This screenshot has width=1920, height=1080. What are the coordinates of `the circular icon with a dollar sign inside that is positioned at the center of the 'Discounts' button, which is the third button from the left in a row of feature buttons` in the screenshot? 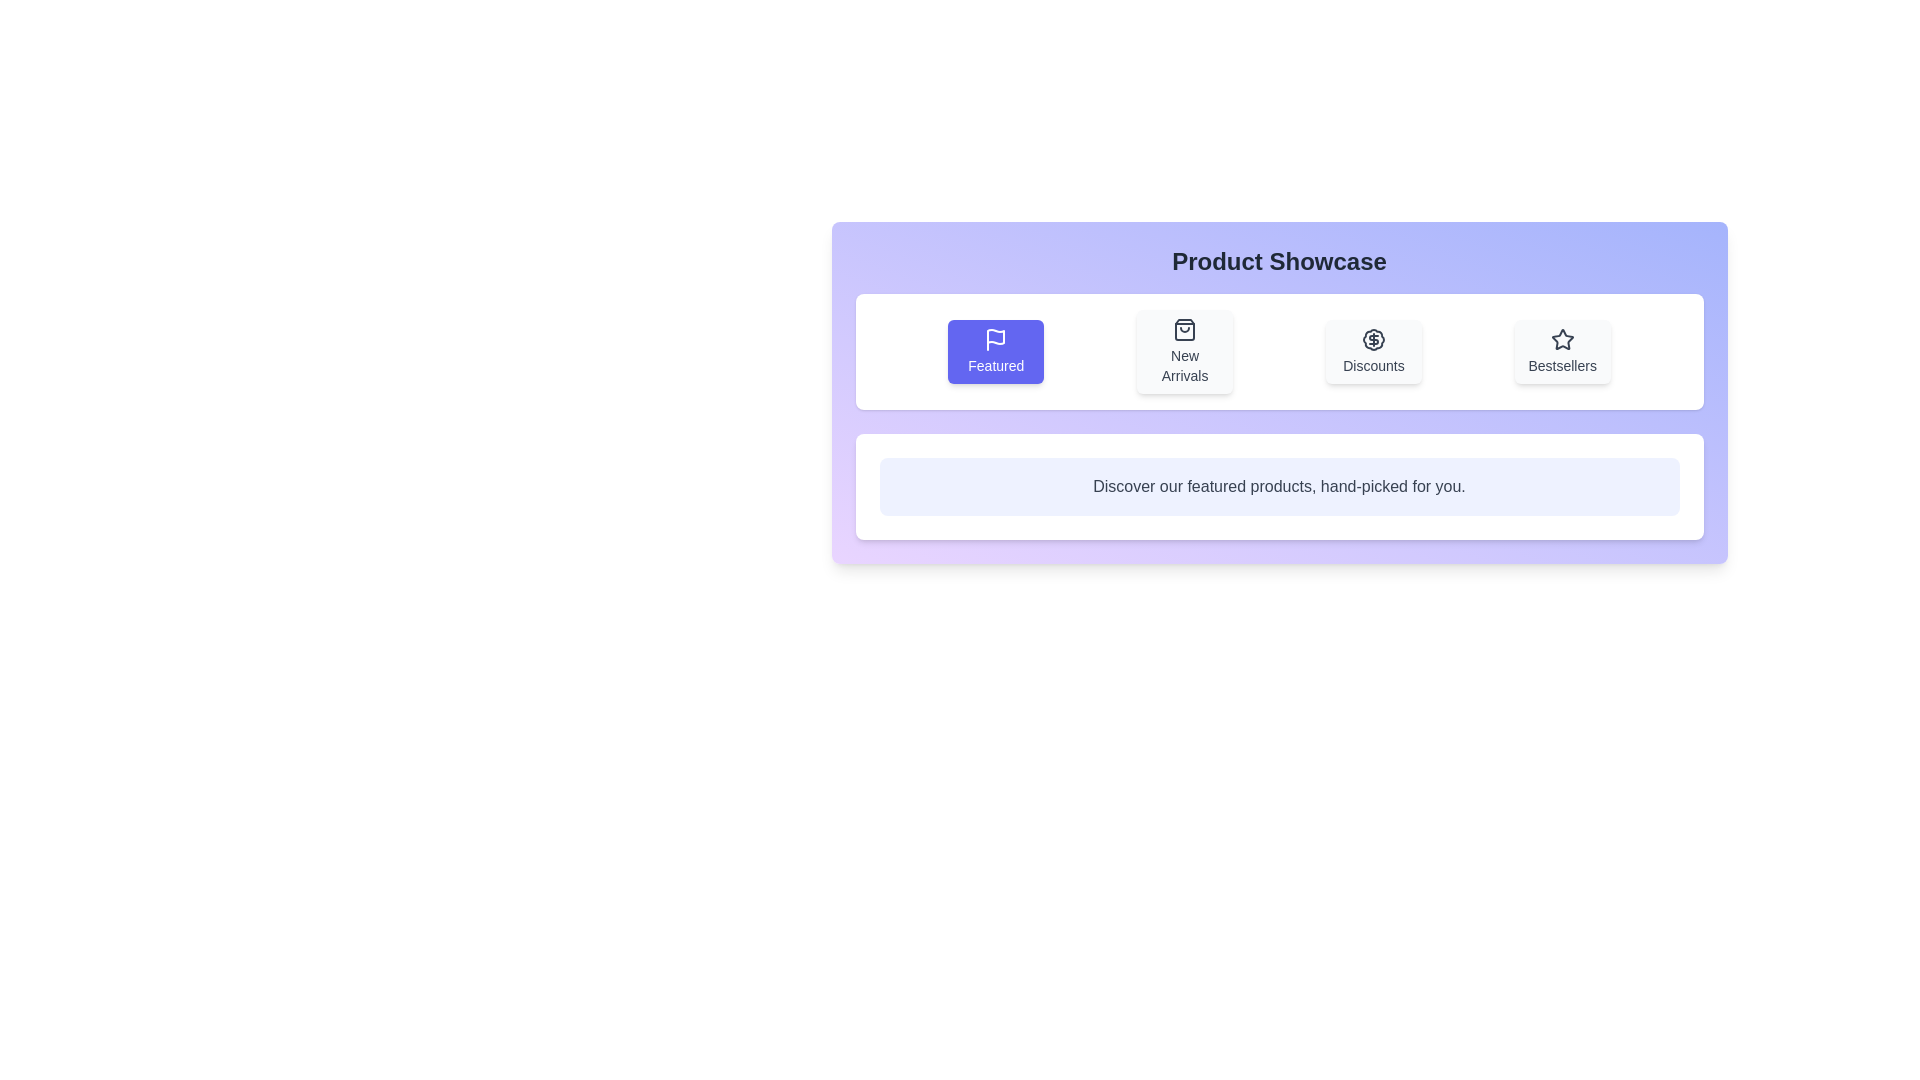 It's located at (1372, 338).